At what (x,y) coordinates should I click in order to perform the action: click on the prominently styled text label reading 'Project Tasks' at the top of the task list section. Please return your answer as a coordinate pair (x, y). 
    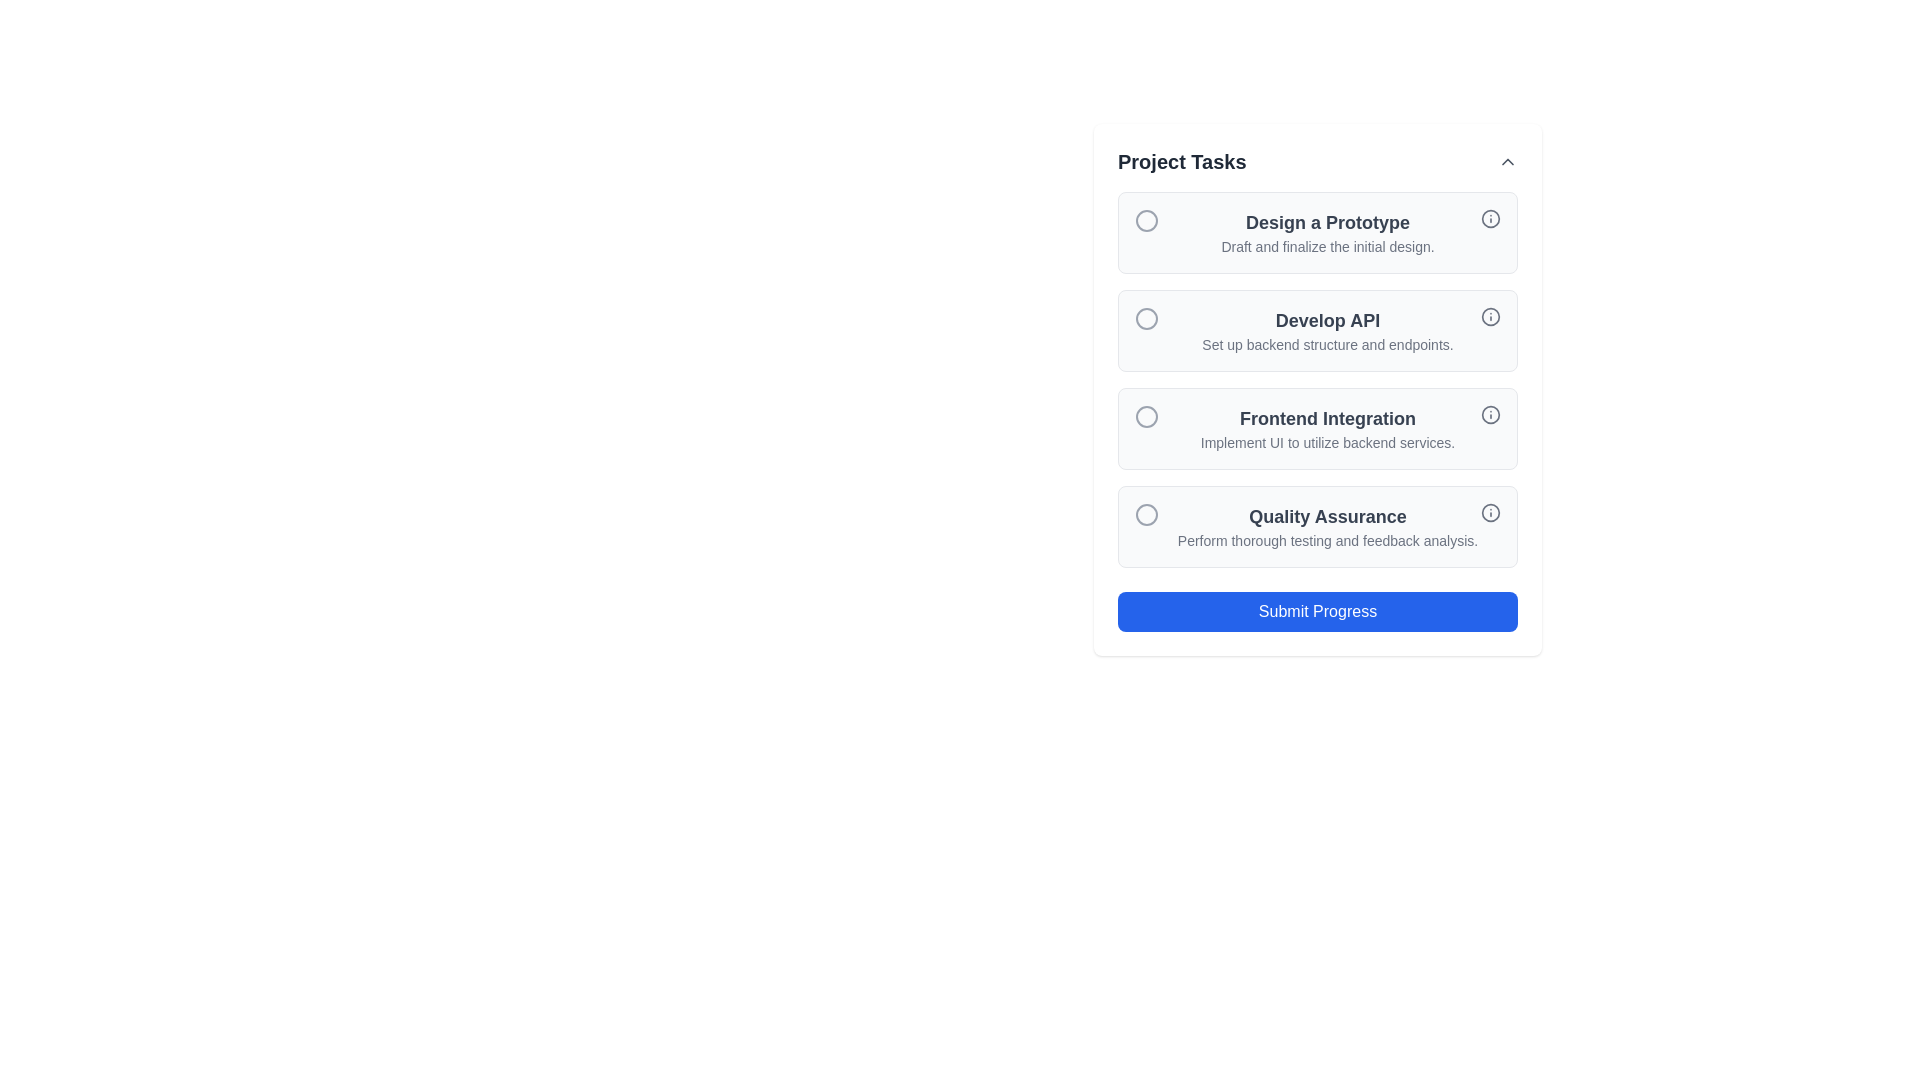
    Looking at the image, I should click on (1182, 161).